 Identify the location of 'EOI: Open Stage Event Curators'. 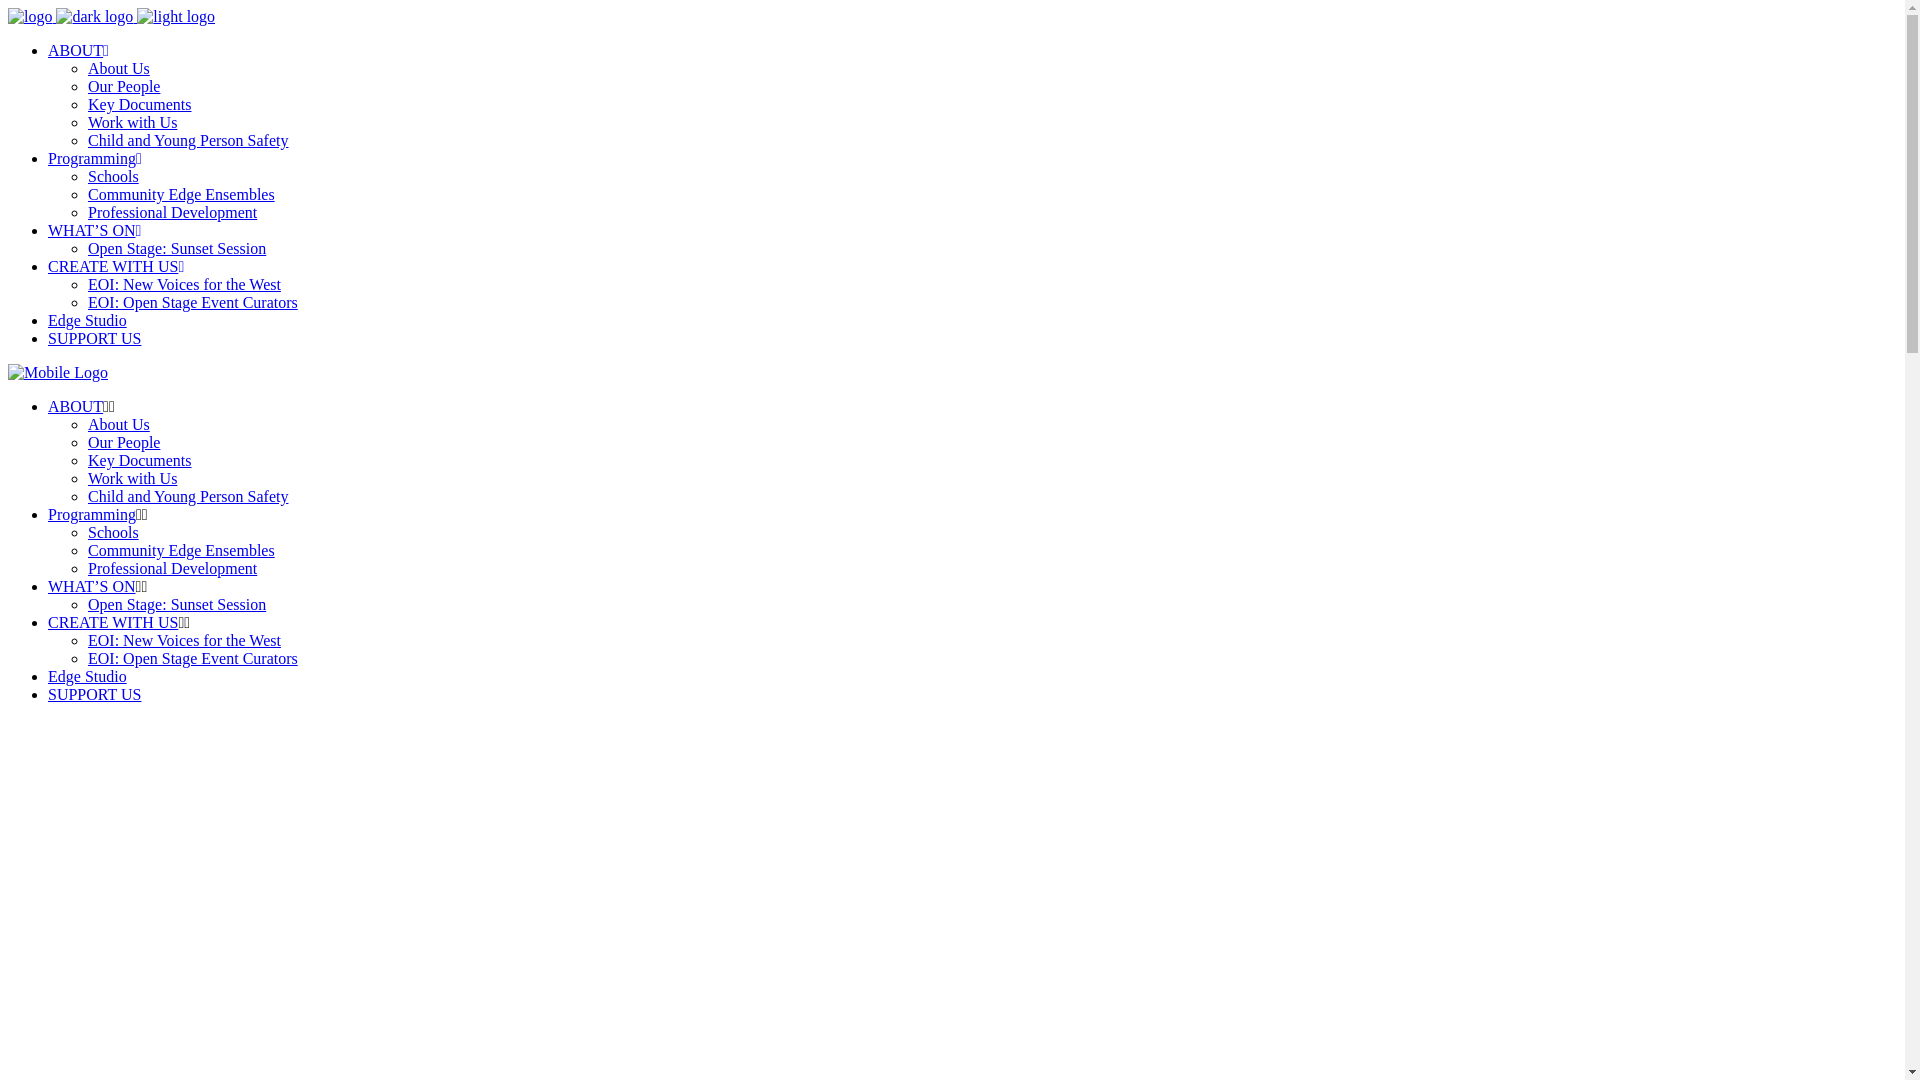
(192, 658).